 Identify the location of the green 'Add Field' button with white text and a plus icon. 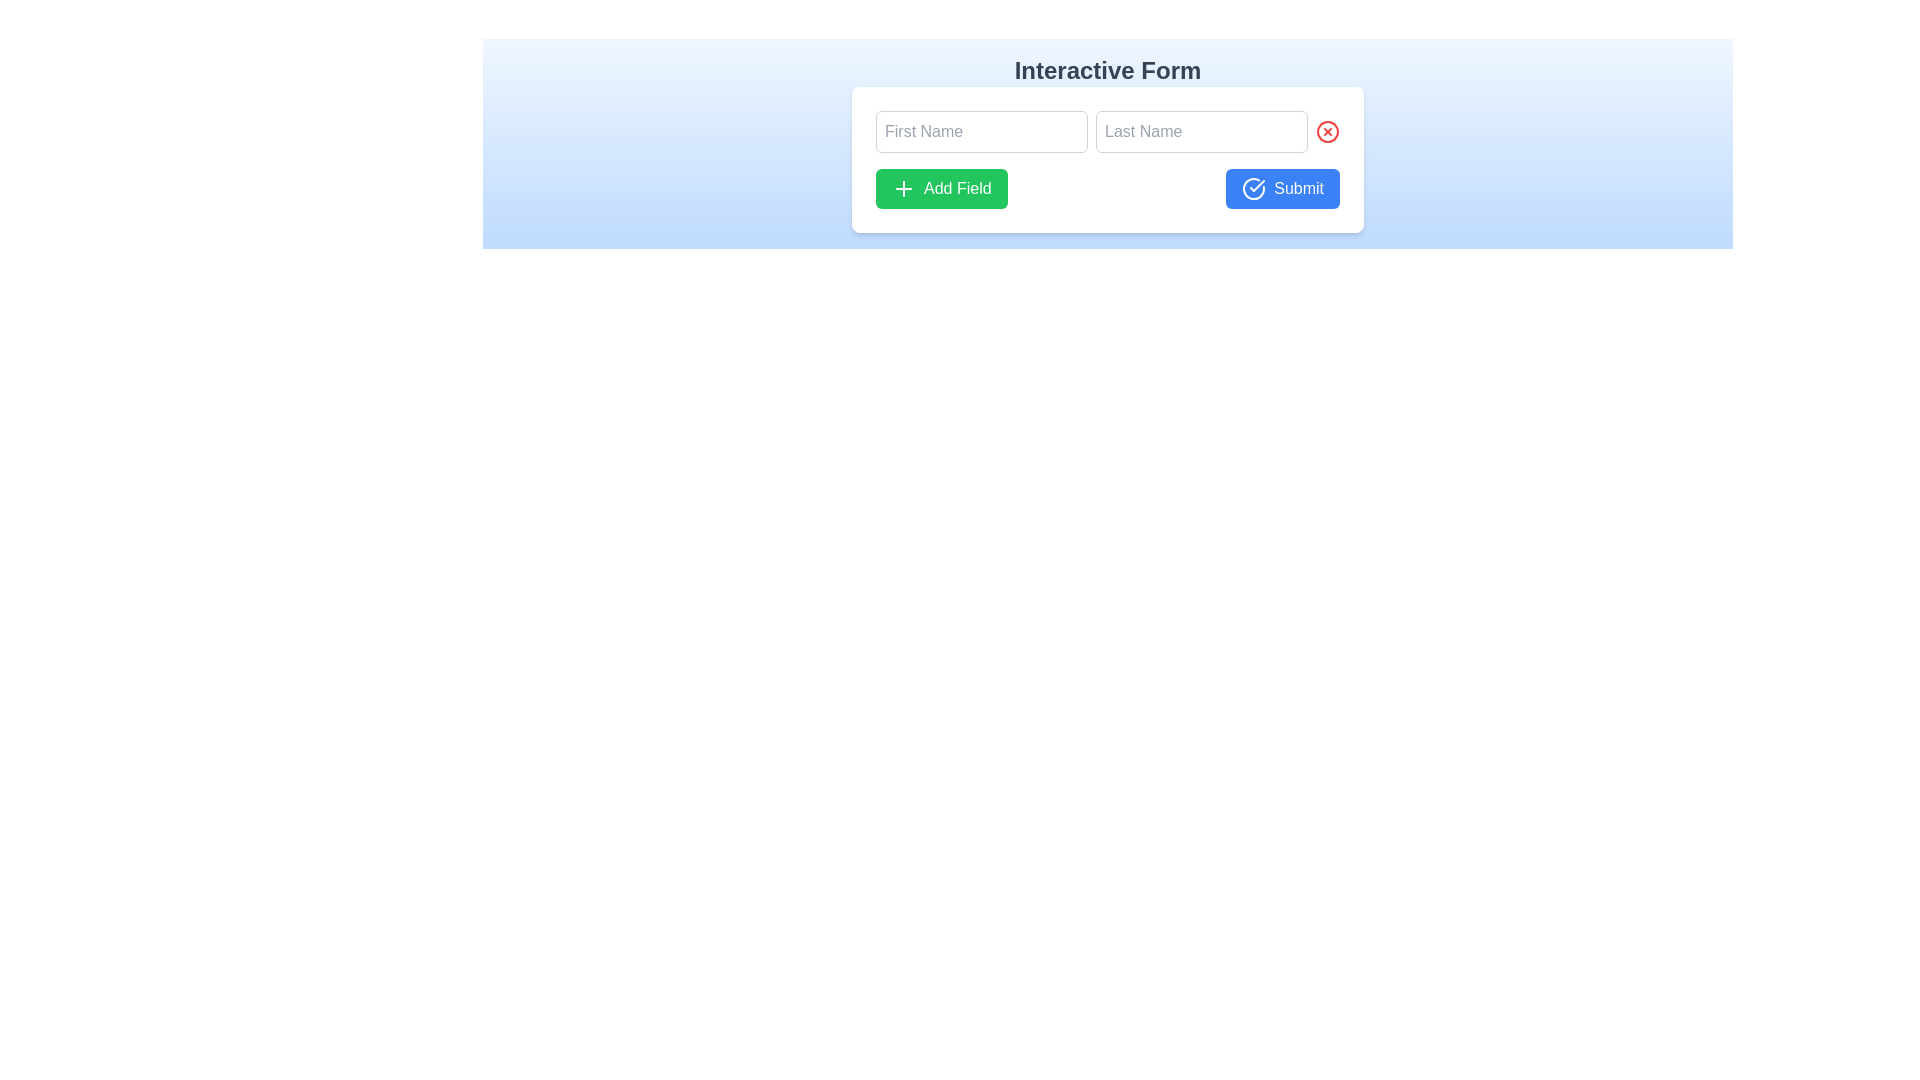
(940, 189).